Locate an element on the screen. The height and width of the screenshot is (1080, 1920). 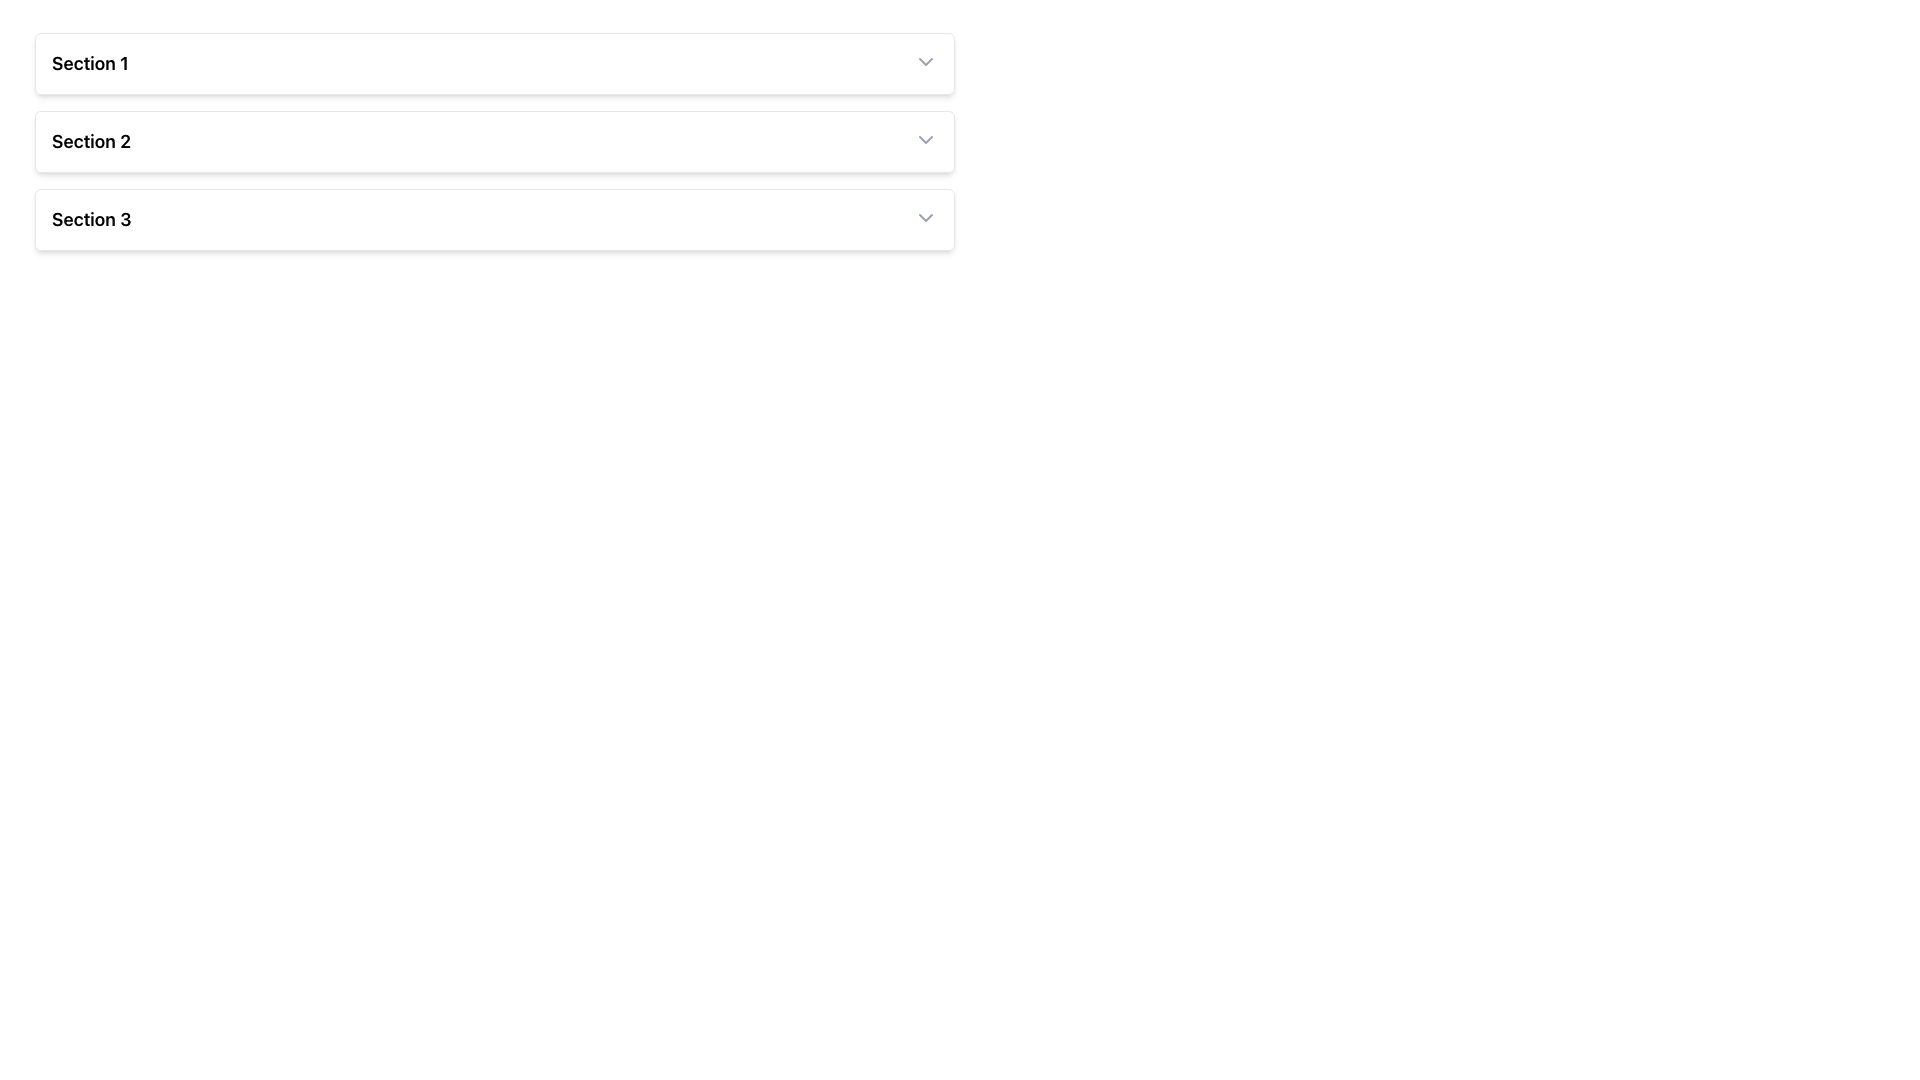
the downward-pointing chevron icon in the header of 'Section 3' is located at coordinates (925, 218).